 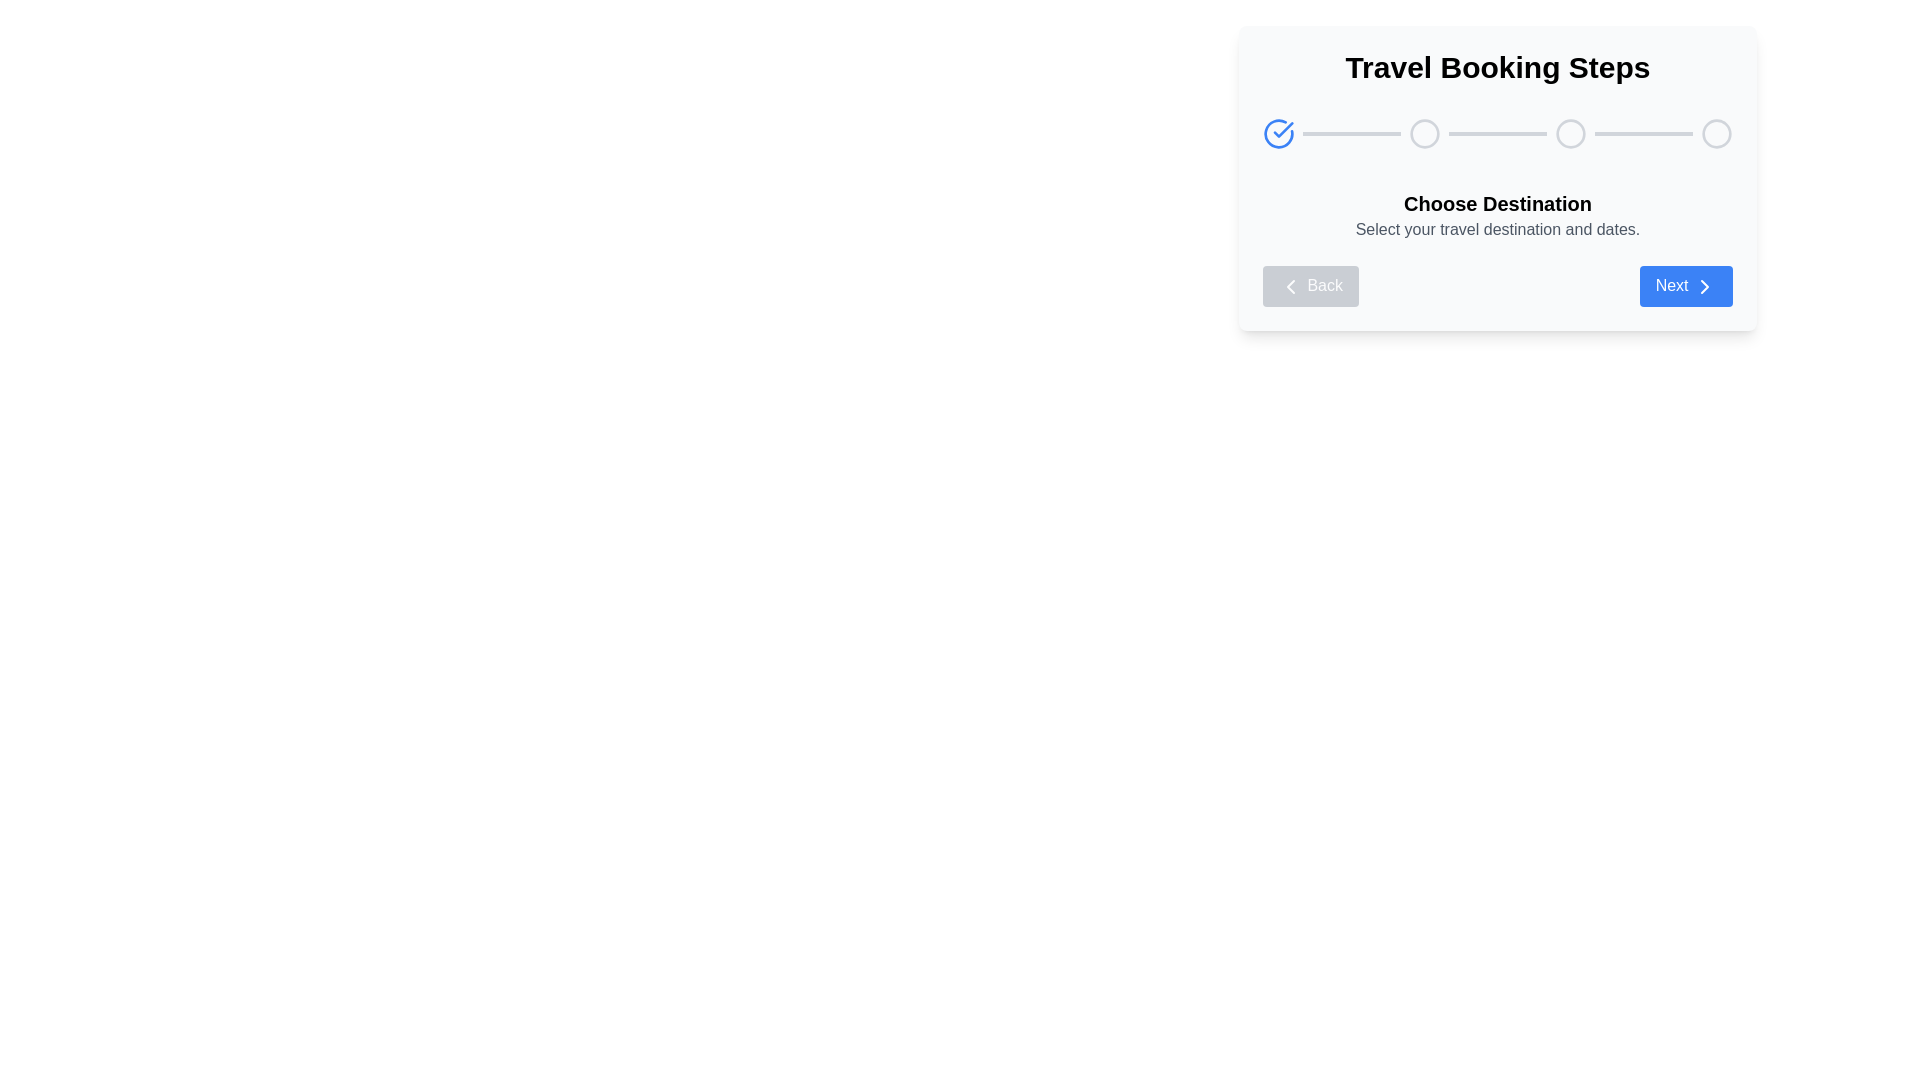 What do you see at coordinates (1716, 134) in the screenshot?
I see `the fifth circular icon (progress indicator) in the header of the 'Travel Booking Steps' module, which is represented by a light gray stroke outline with no fill` at bounding box center [1716, 134].